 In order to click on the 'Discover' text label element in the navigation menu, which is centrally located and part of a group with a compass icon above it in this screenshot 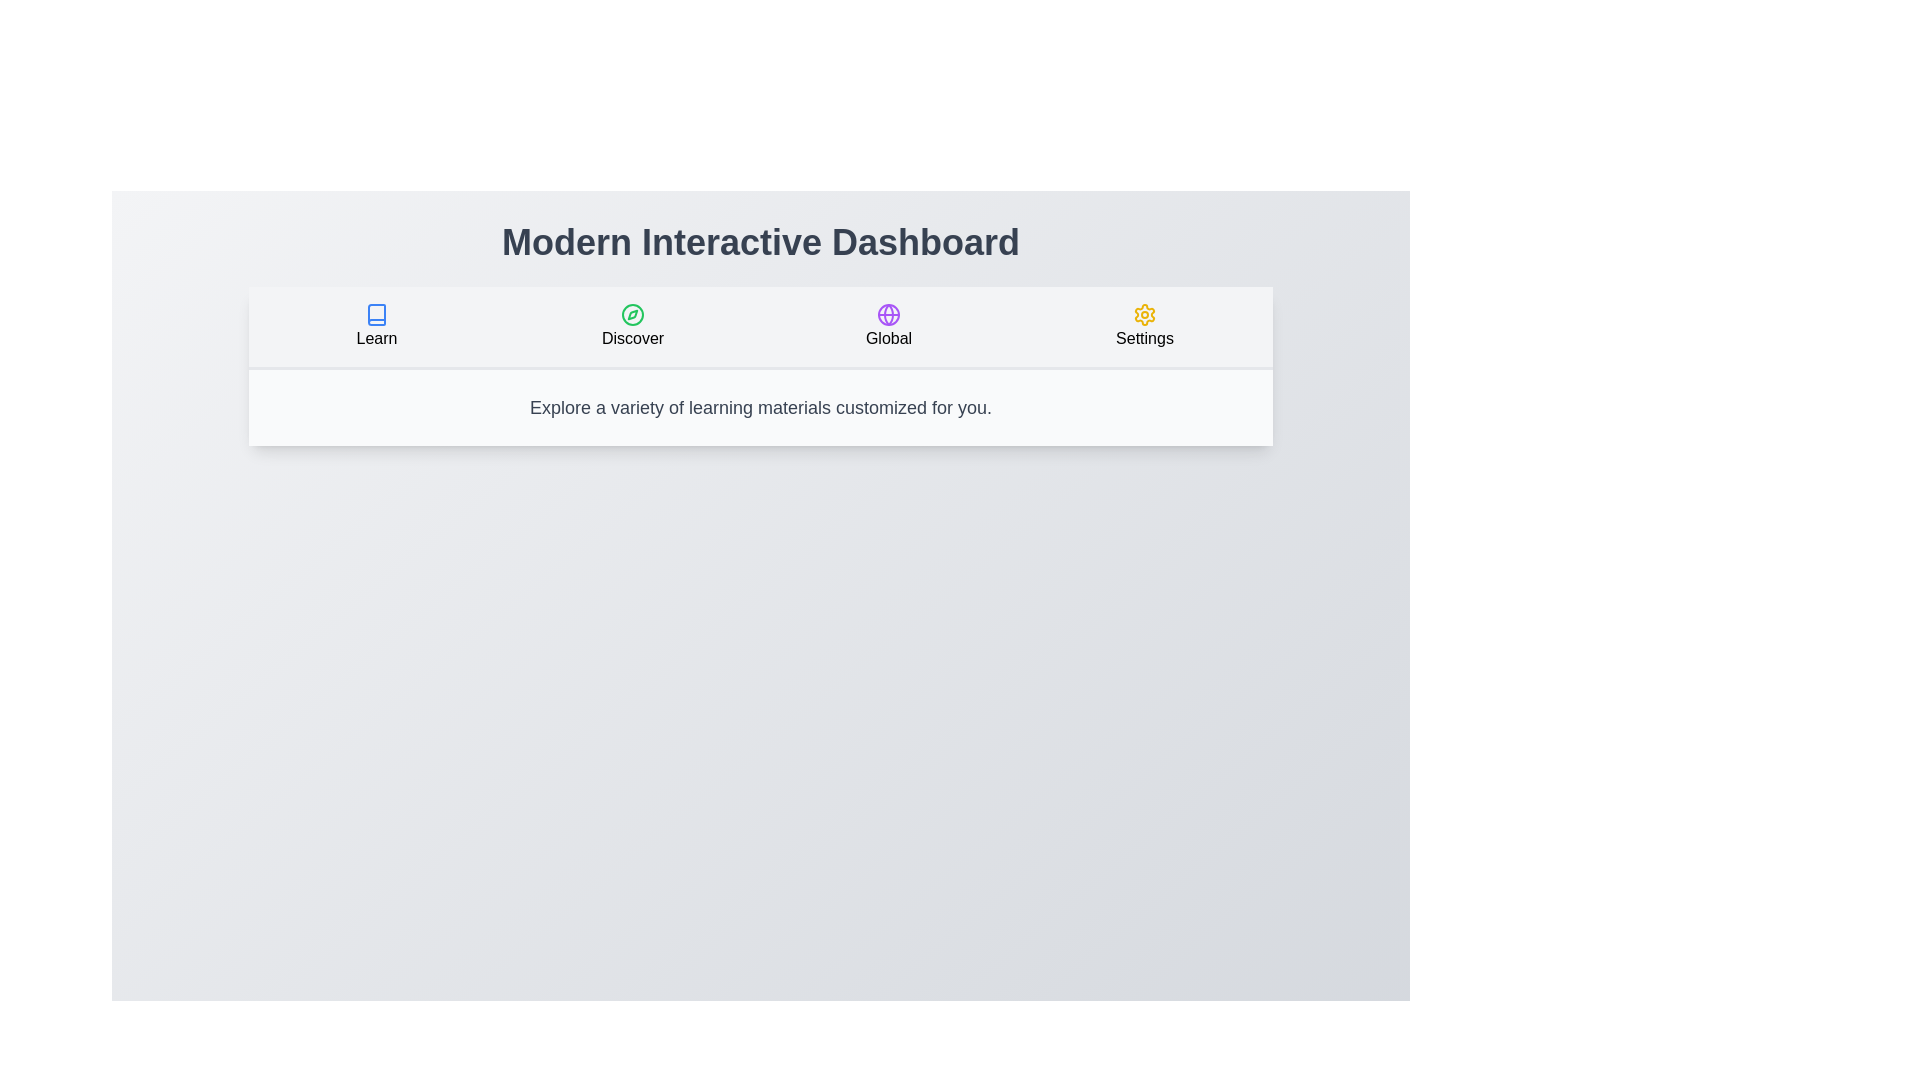, I will do `click(632, 338)`.